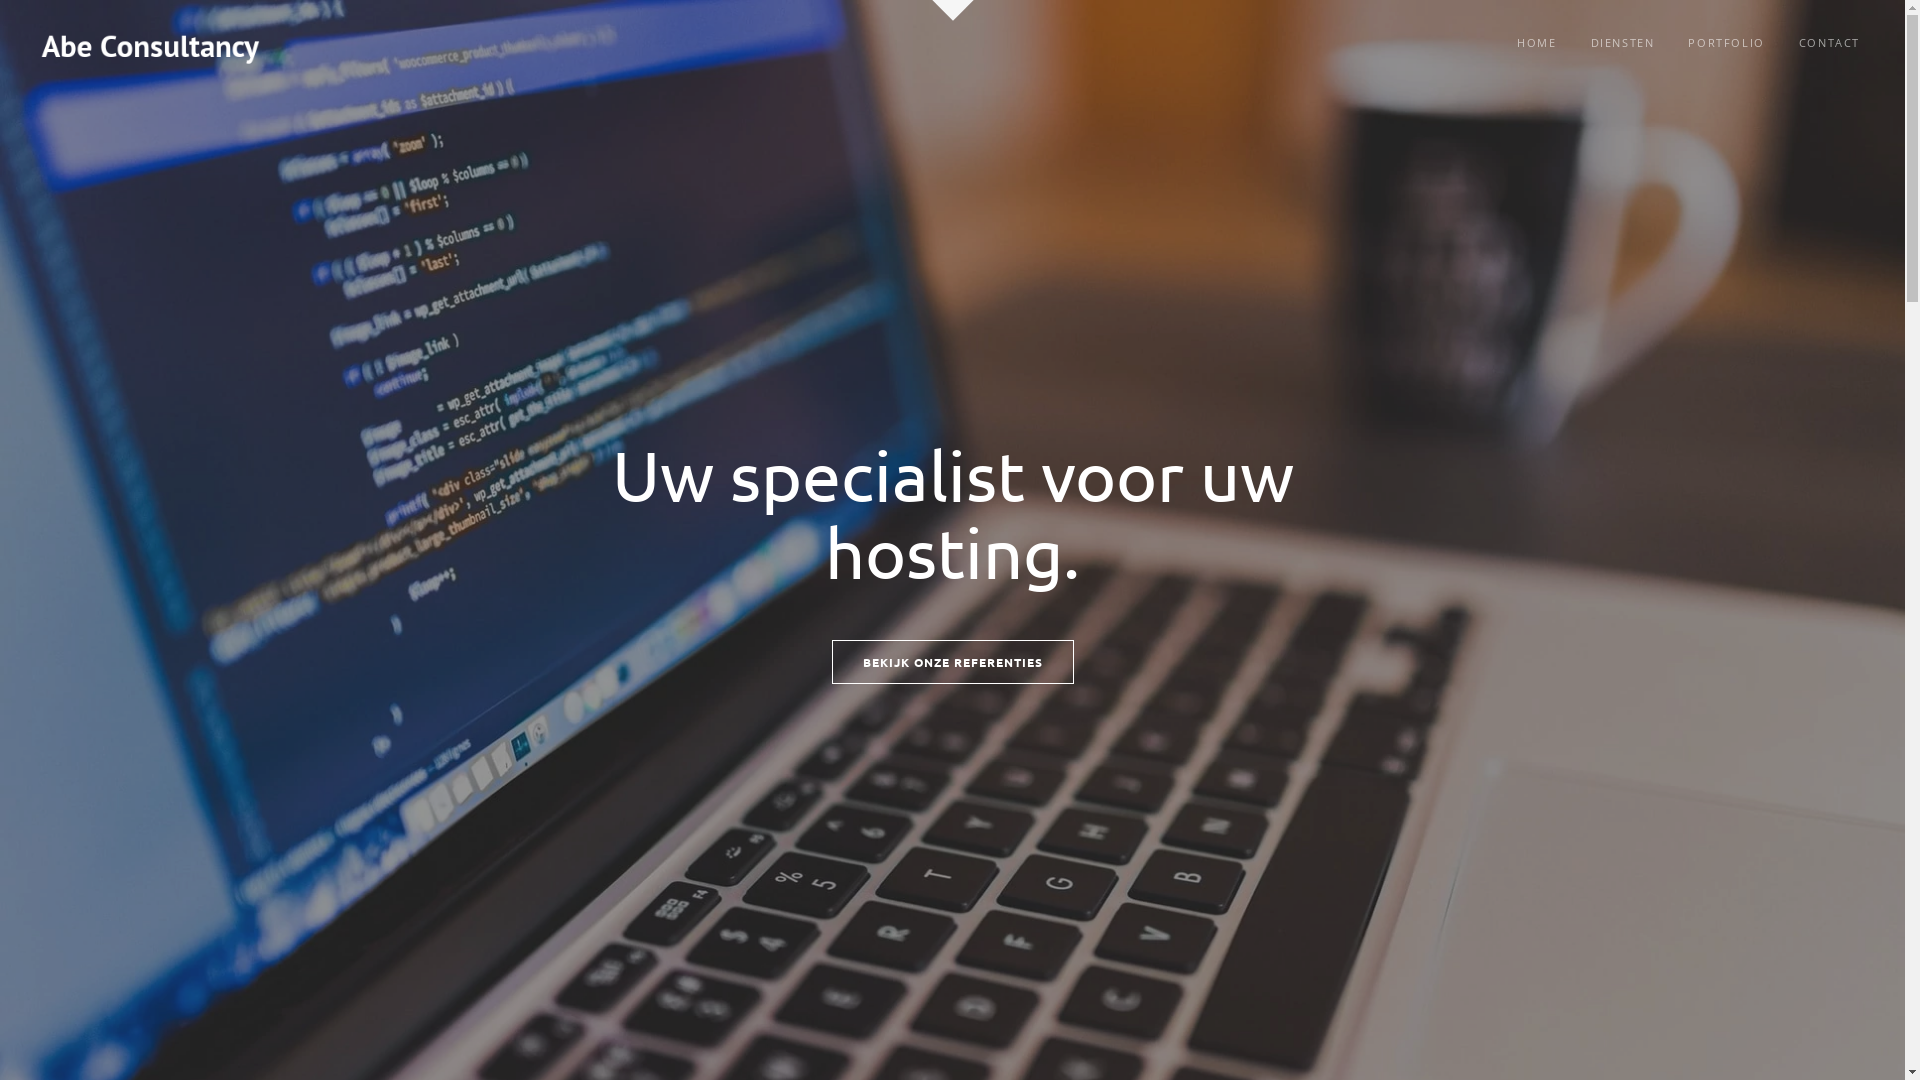  Describe the element at coordinates (1622, 42) in the screenshot. I see `'DIENSTEN'` at that location.